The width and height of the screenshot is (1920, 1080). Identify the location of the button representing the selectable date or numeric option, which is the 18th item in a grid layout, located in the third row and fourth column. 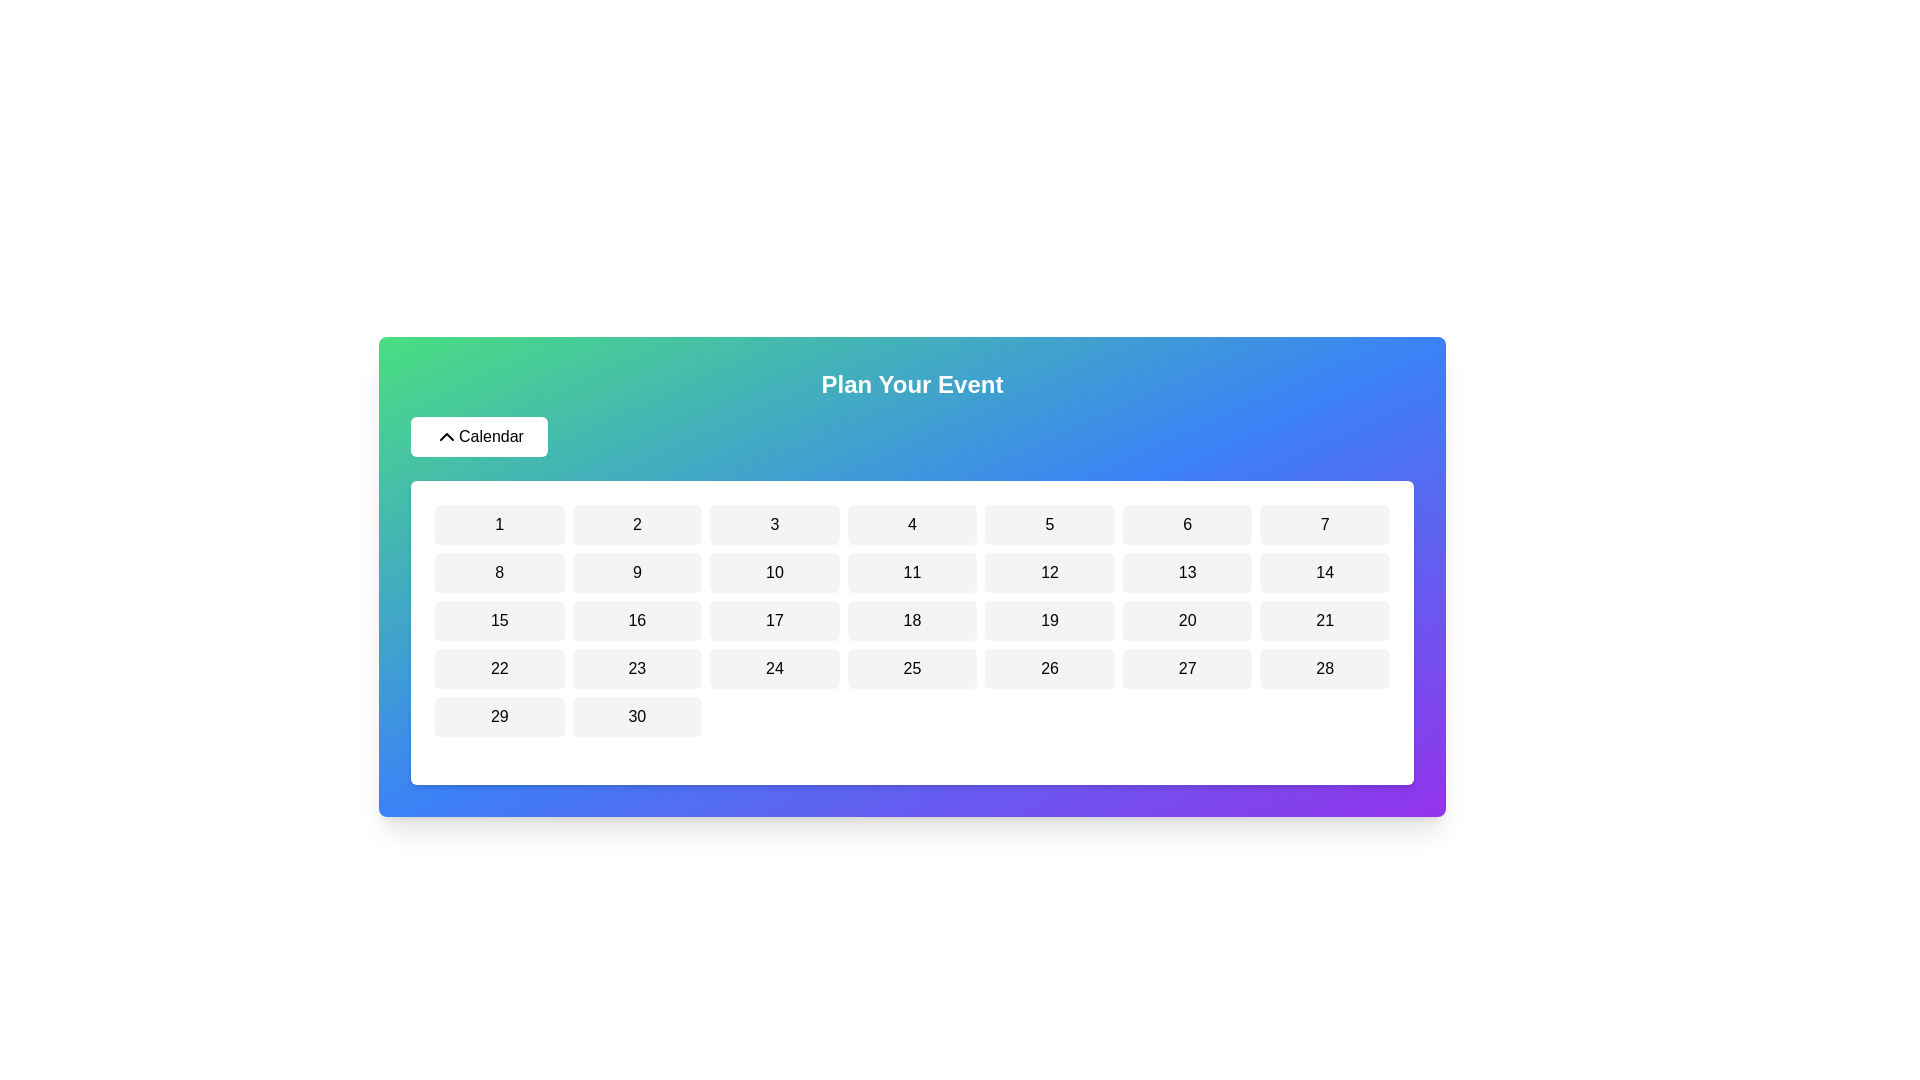
(911, 620).